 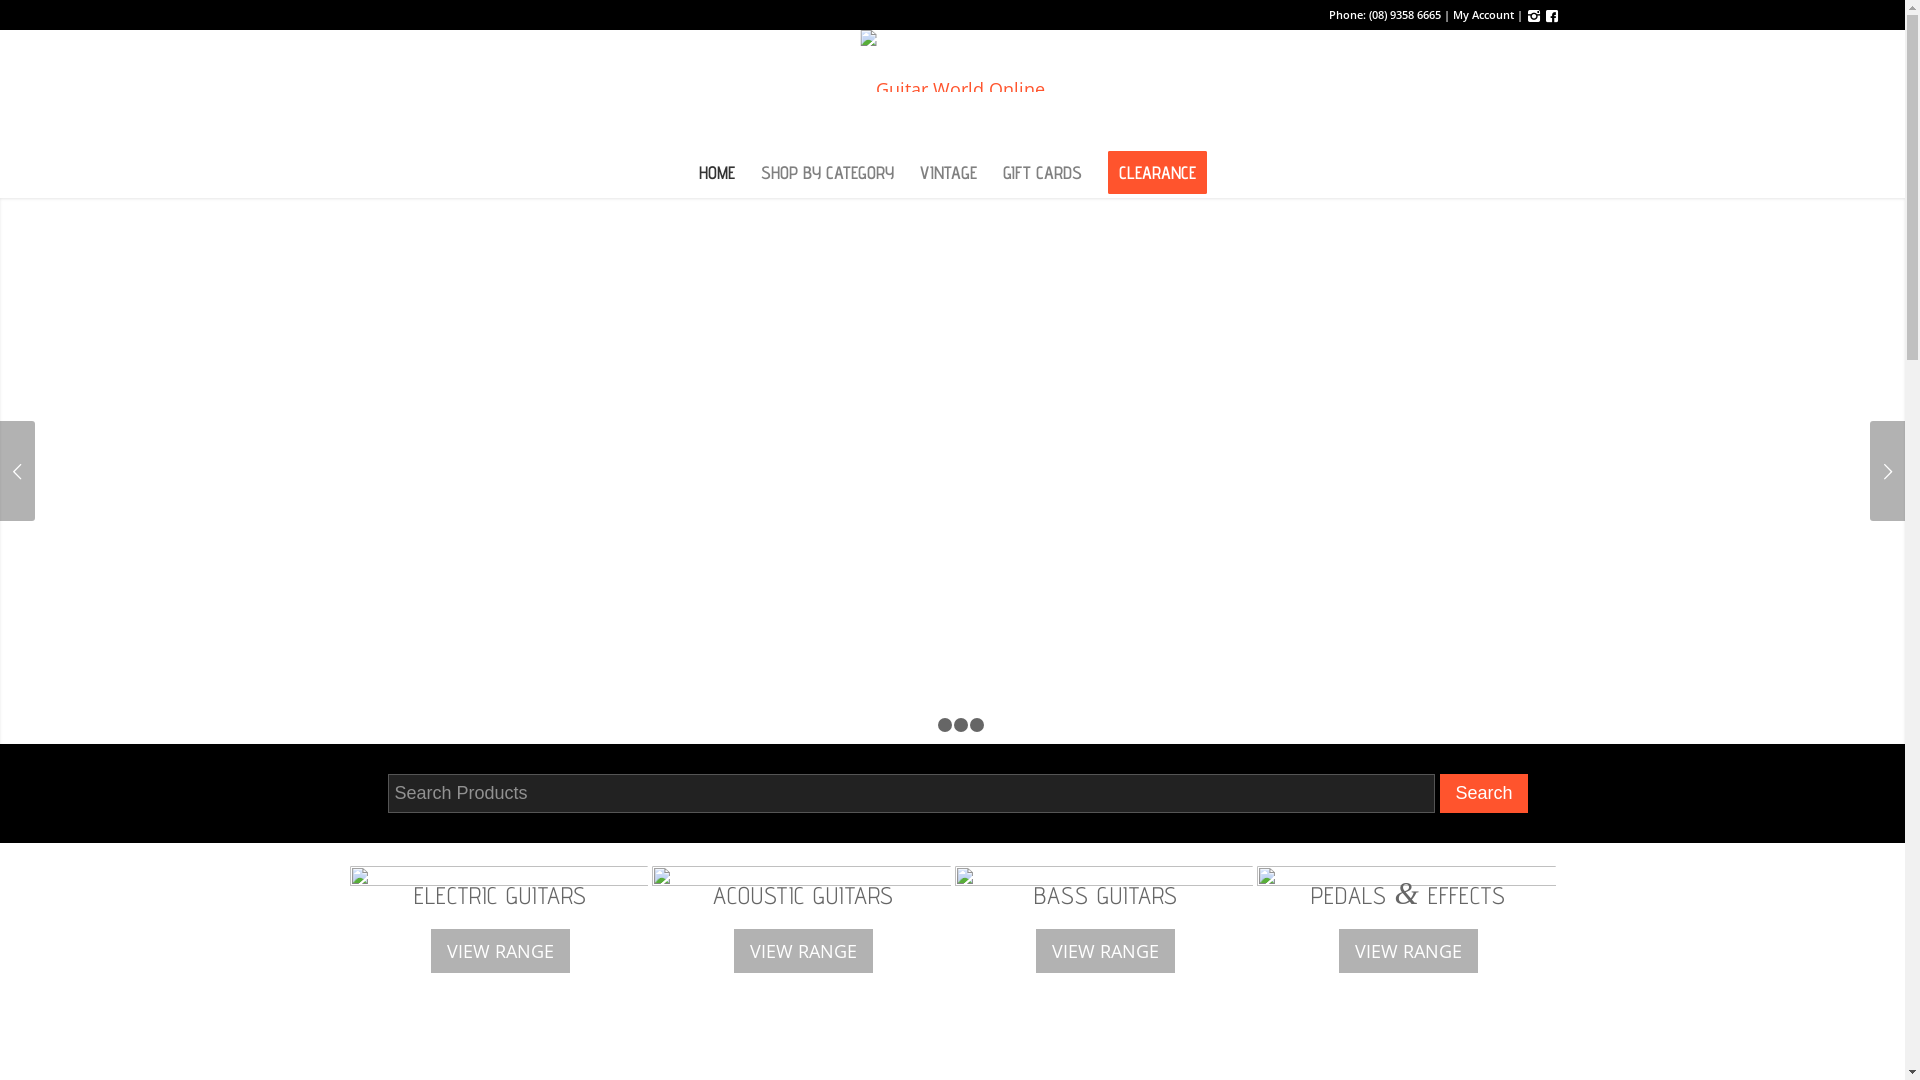 What do you see at coordinates (977, 725) in the screenshot?
I see `'4'` at bounding box center [977, 725].